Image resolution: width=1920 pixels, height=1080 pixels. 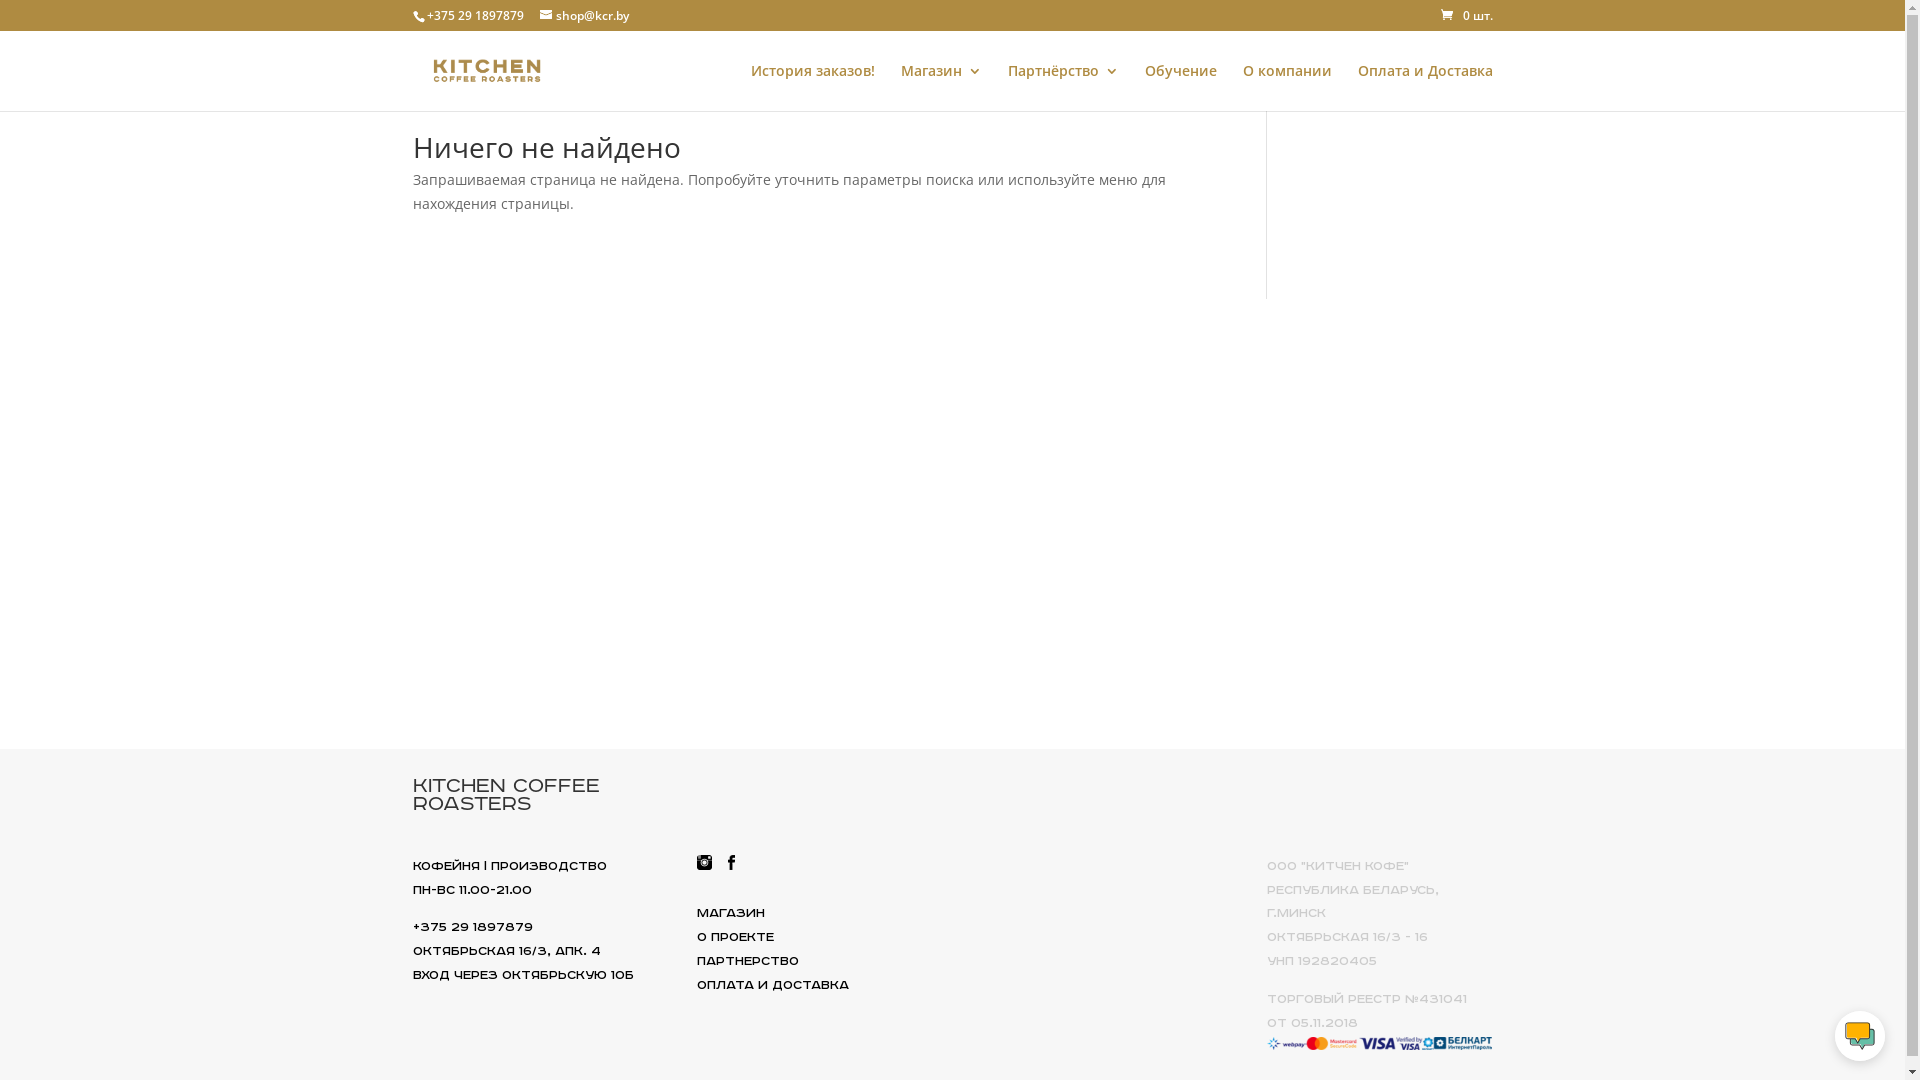 I want to click on '+375 29 1897879', so click(x=473, y=15).